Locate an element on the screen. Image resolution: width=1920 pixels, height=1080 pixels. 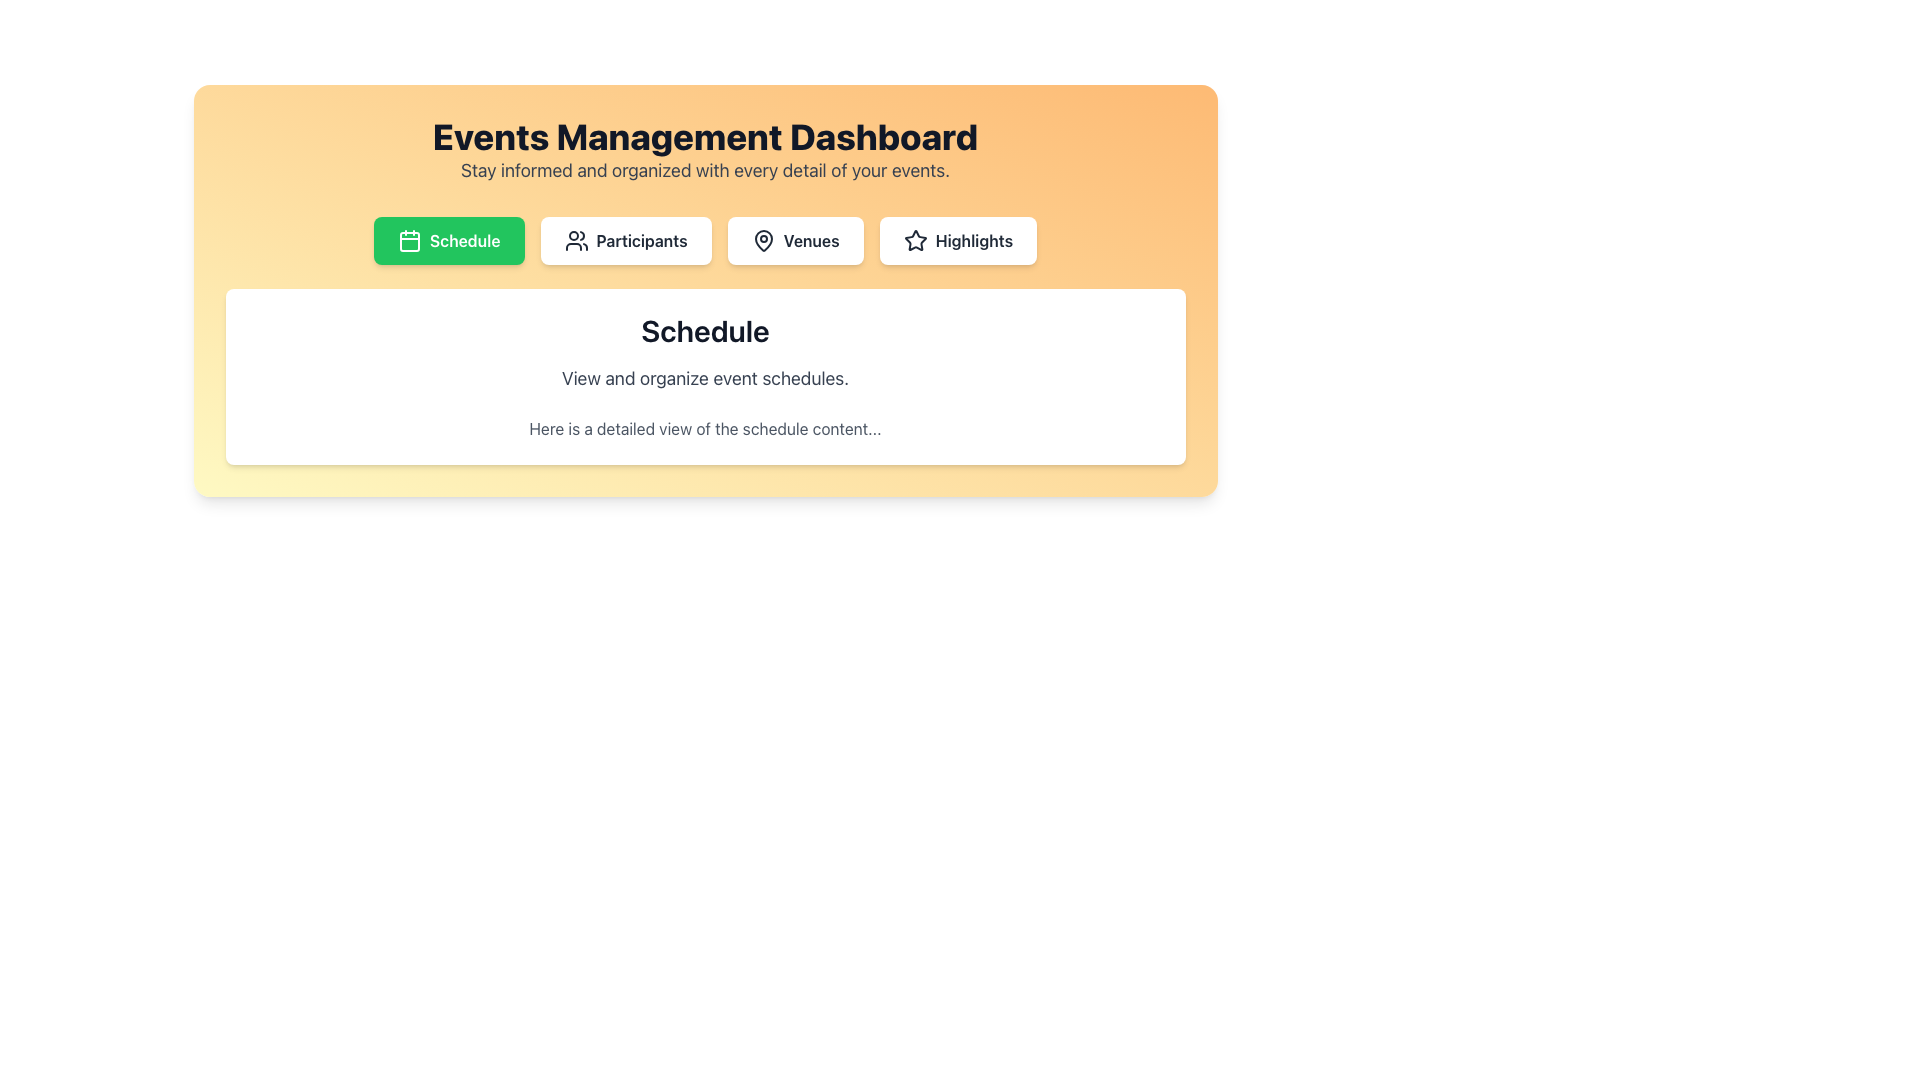
the 'Venues' text label in bold black font, located in the third slot of four horizontally-aligned buttons in the menu bar is located at coordinates (811, 239).